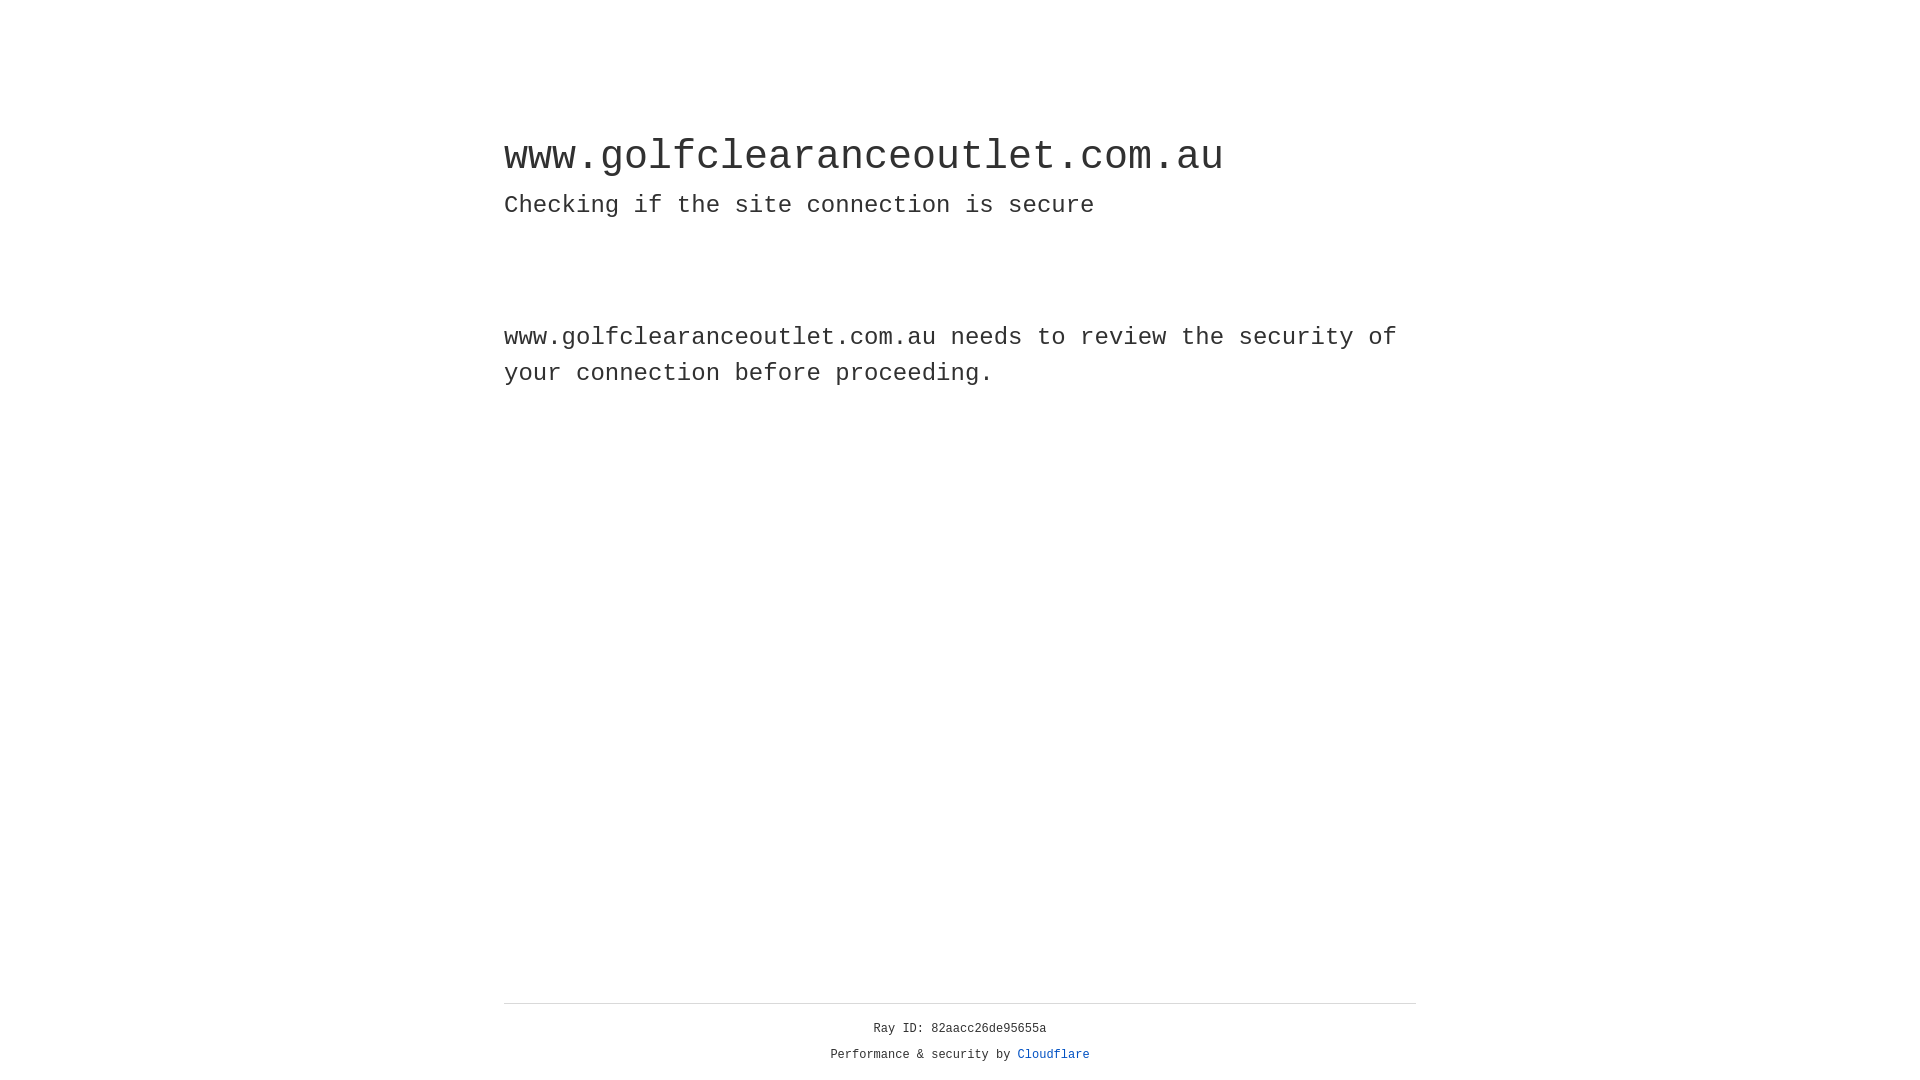  Describe the element at coordinates (1053, 1054) in the screenshot. I see `'Cloudflare'` at that location.